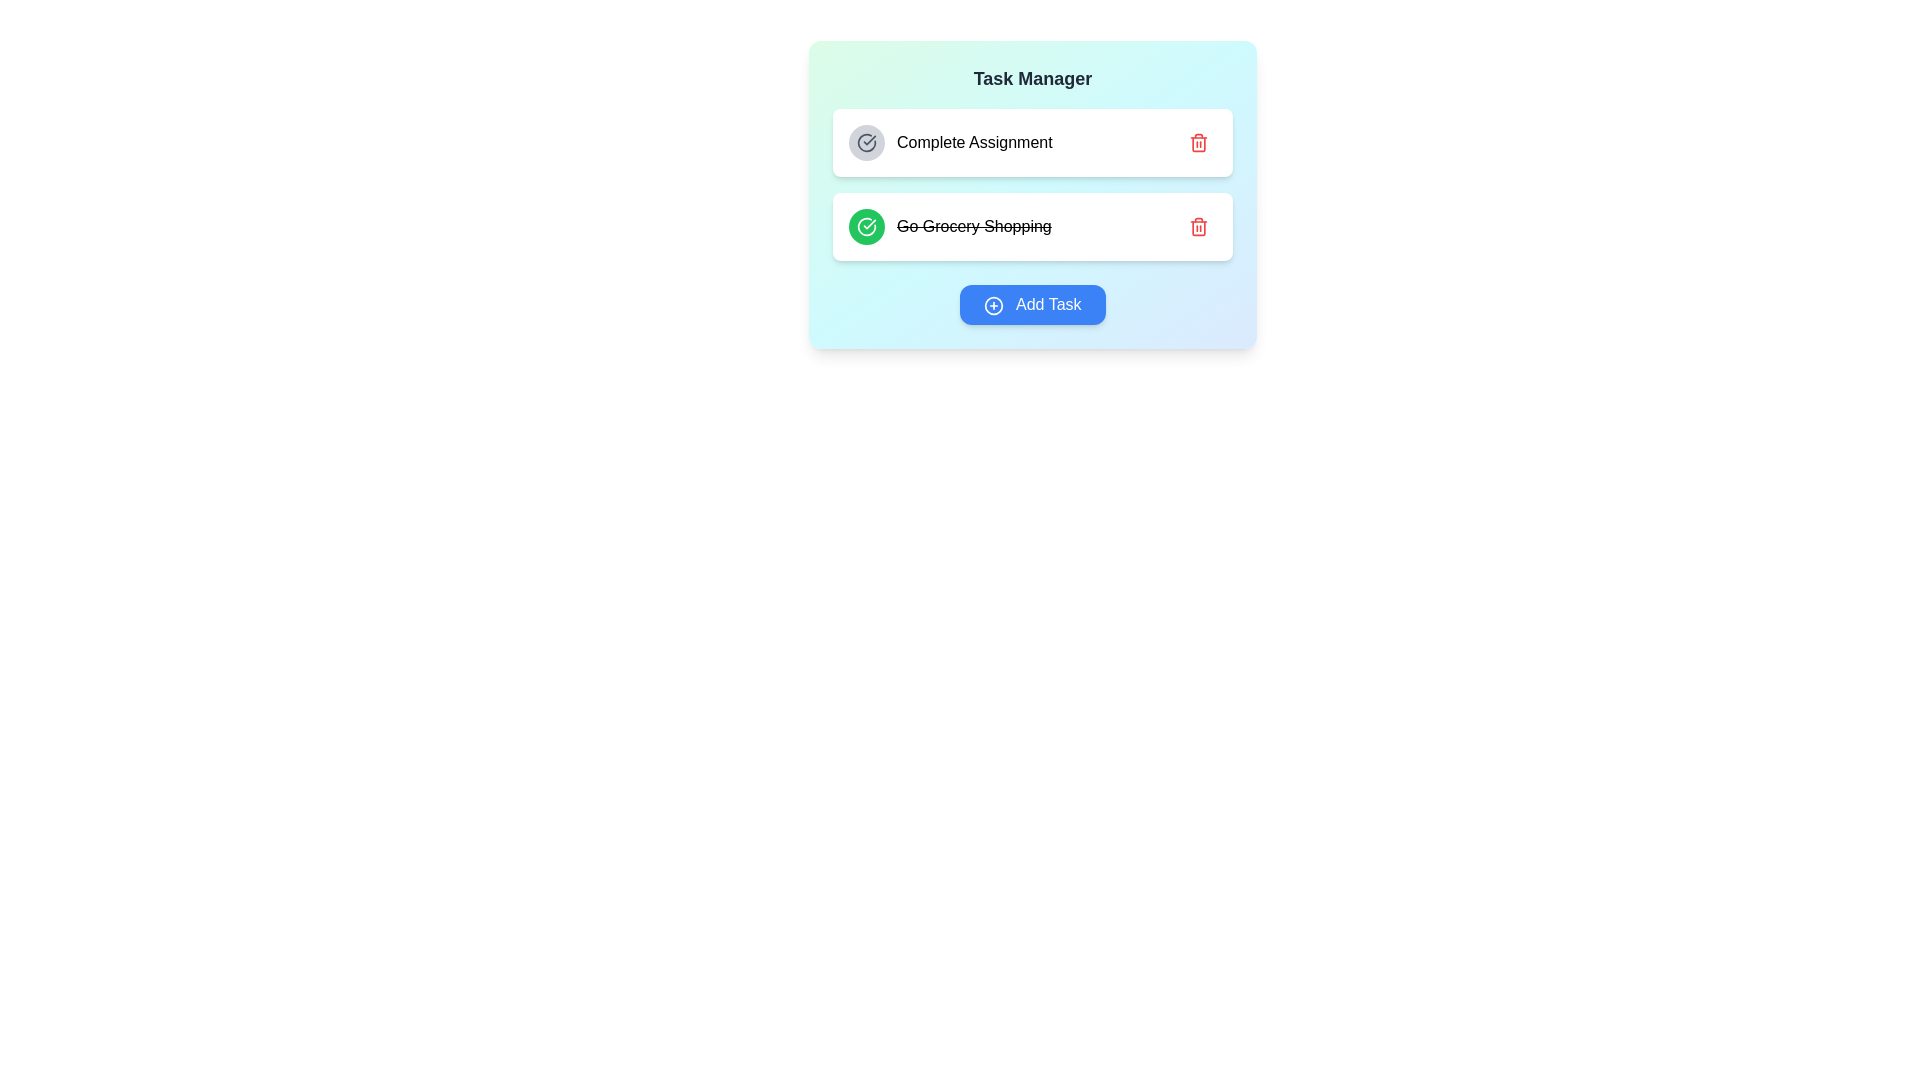 The image size is (1920, 1080). Describe the element at coordinates (1199, 141) in the screenshot. I see `the delete button located at the far-right side of the task item labeled 'Complete Assignment'` at that location.